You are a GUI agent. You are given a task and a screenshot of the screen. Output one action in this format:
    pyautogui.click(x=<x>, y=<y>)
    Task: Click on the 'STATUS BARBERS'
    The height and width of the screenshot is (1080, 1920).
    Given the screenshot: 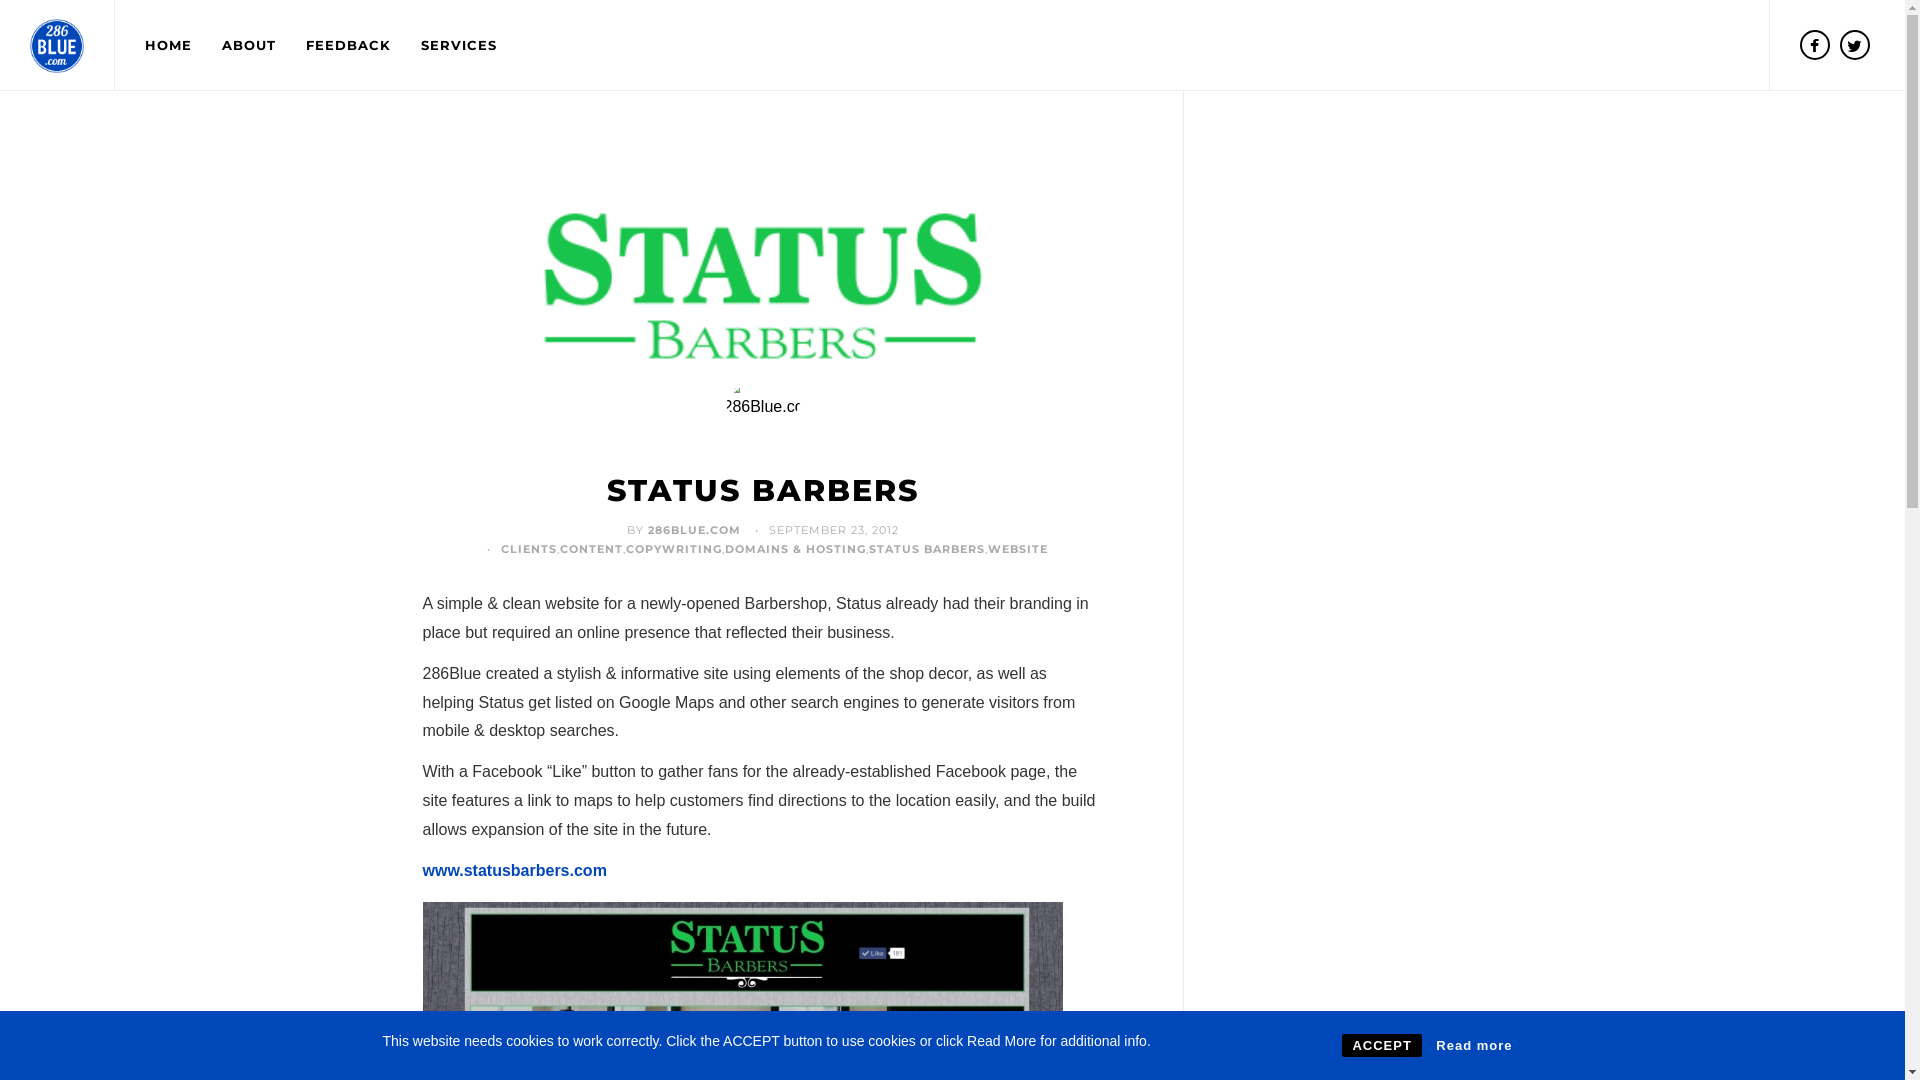 What is the action you would take?
    pyautogui.click(x=761, y=490)
    